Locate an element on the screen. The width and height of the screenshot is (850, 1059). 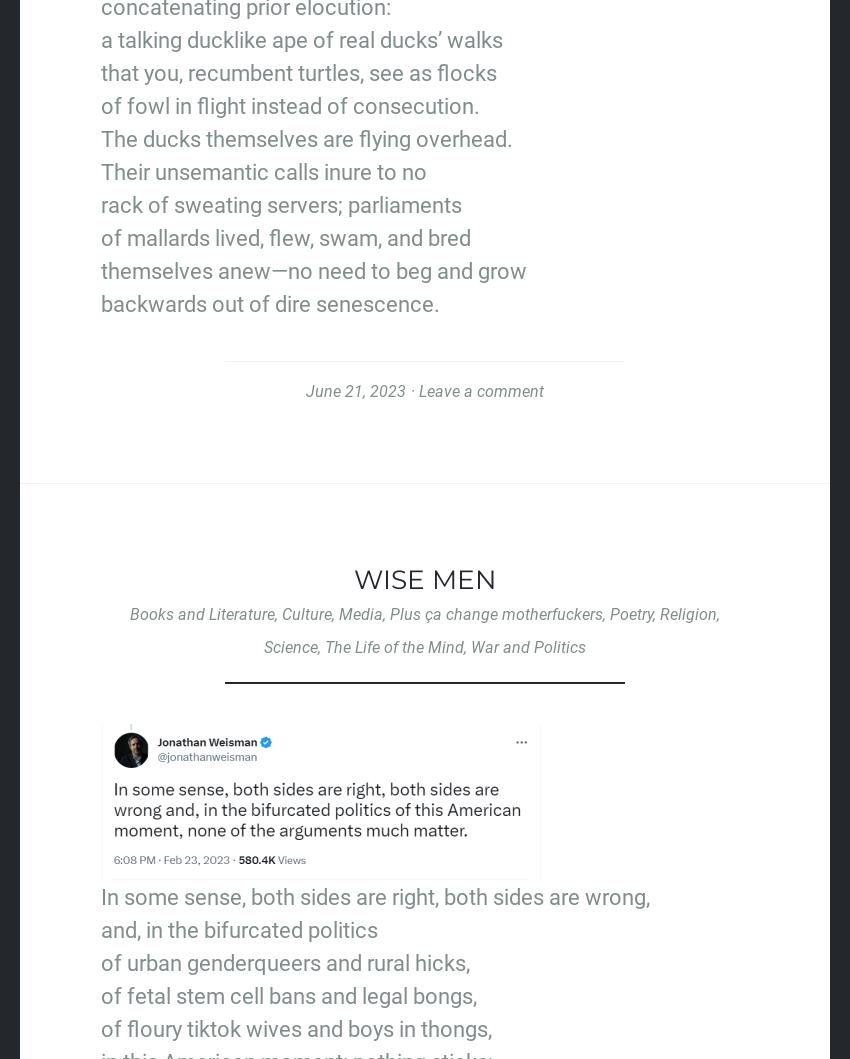
'Media' is located at coordinates (359, 612).